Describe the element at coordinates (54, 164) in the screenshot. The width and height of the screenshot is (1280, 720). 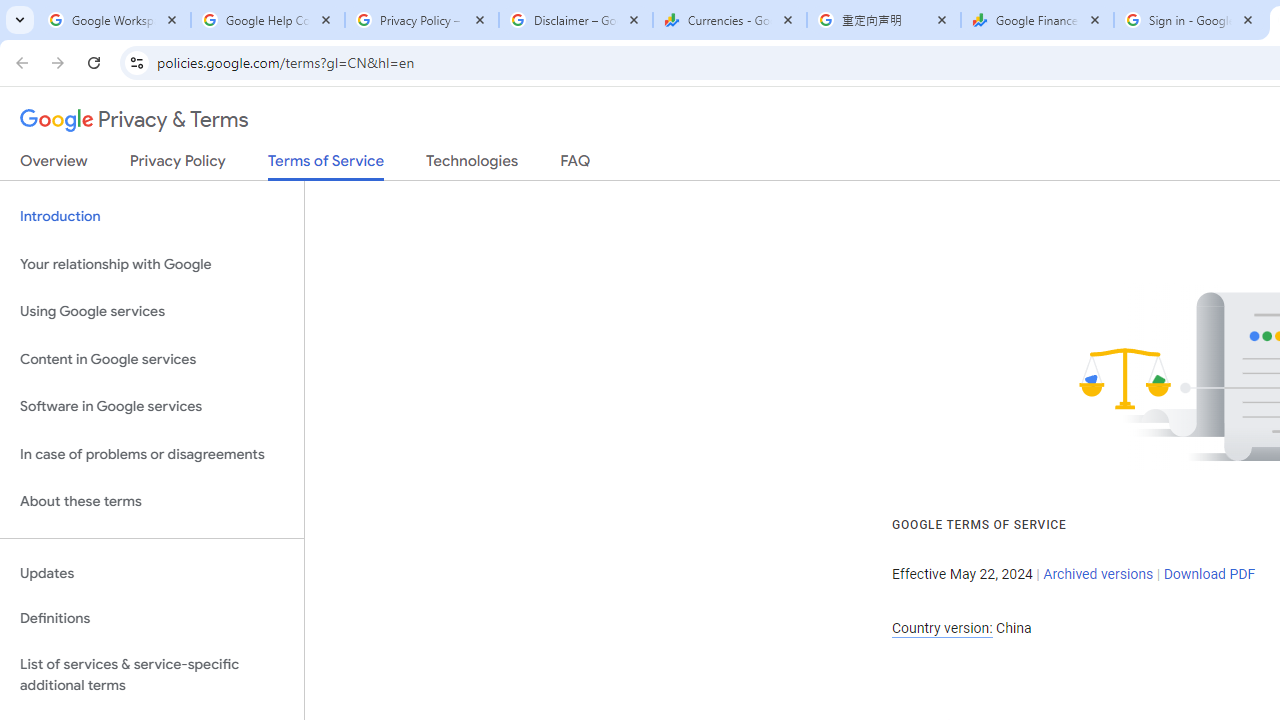
I see `'Overview'` at that location.